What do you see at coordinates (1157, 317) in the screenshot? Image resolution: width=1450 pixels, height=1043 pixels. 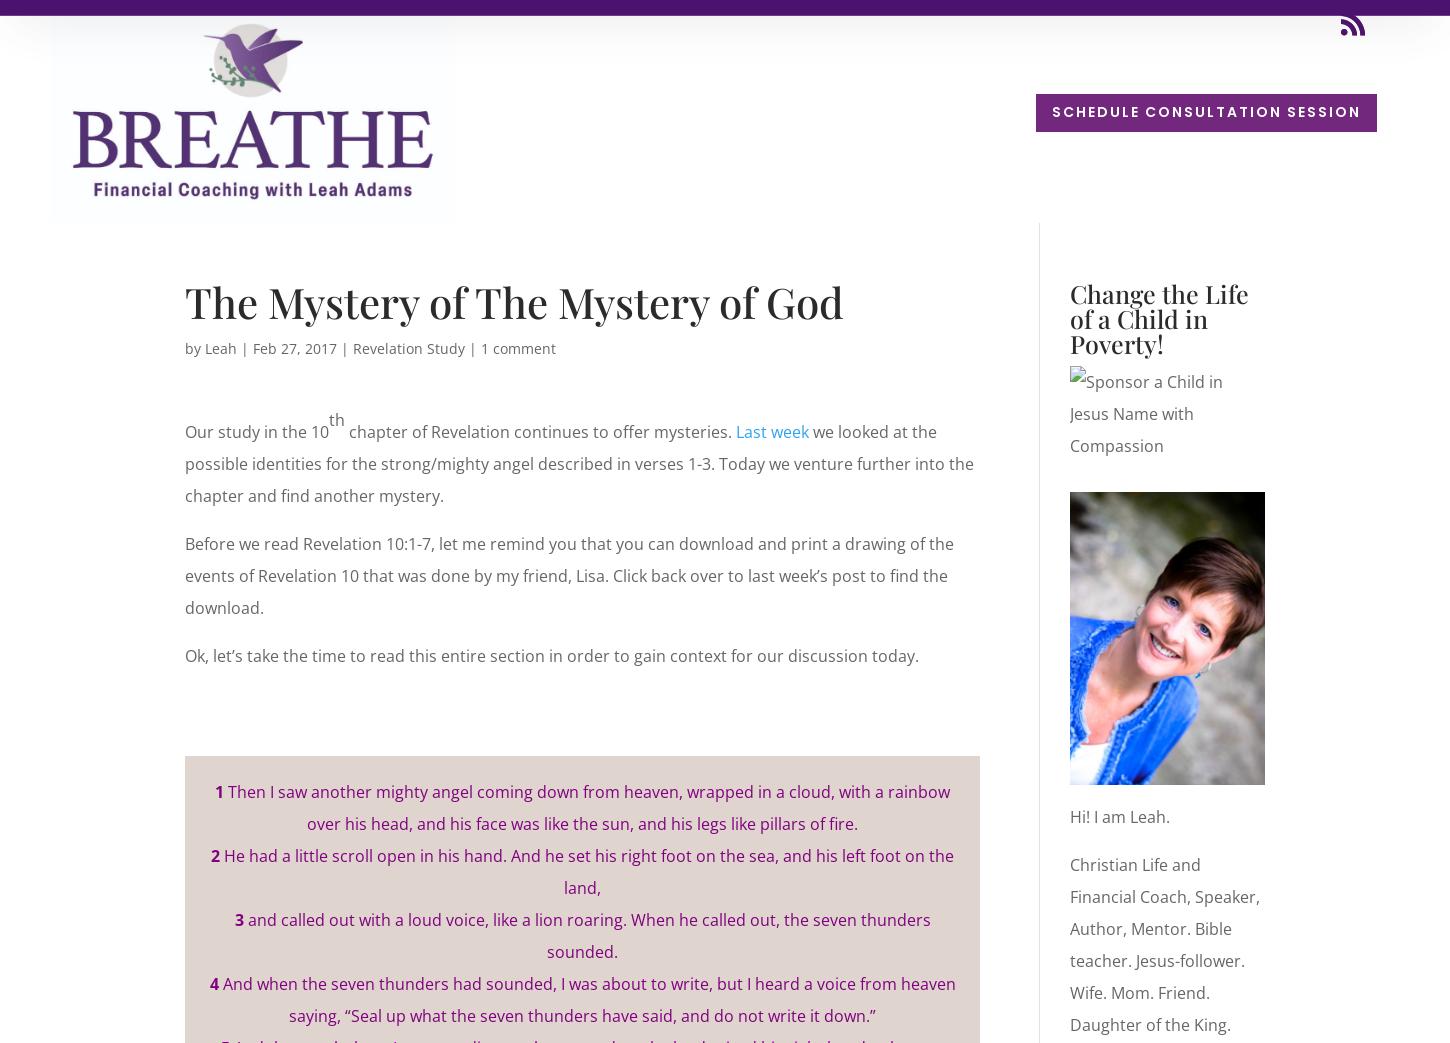 I see `'Change the Life of a Child in Poverty!'` at bounding box center [1157, 317].